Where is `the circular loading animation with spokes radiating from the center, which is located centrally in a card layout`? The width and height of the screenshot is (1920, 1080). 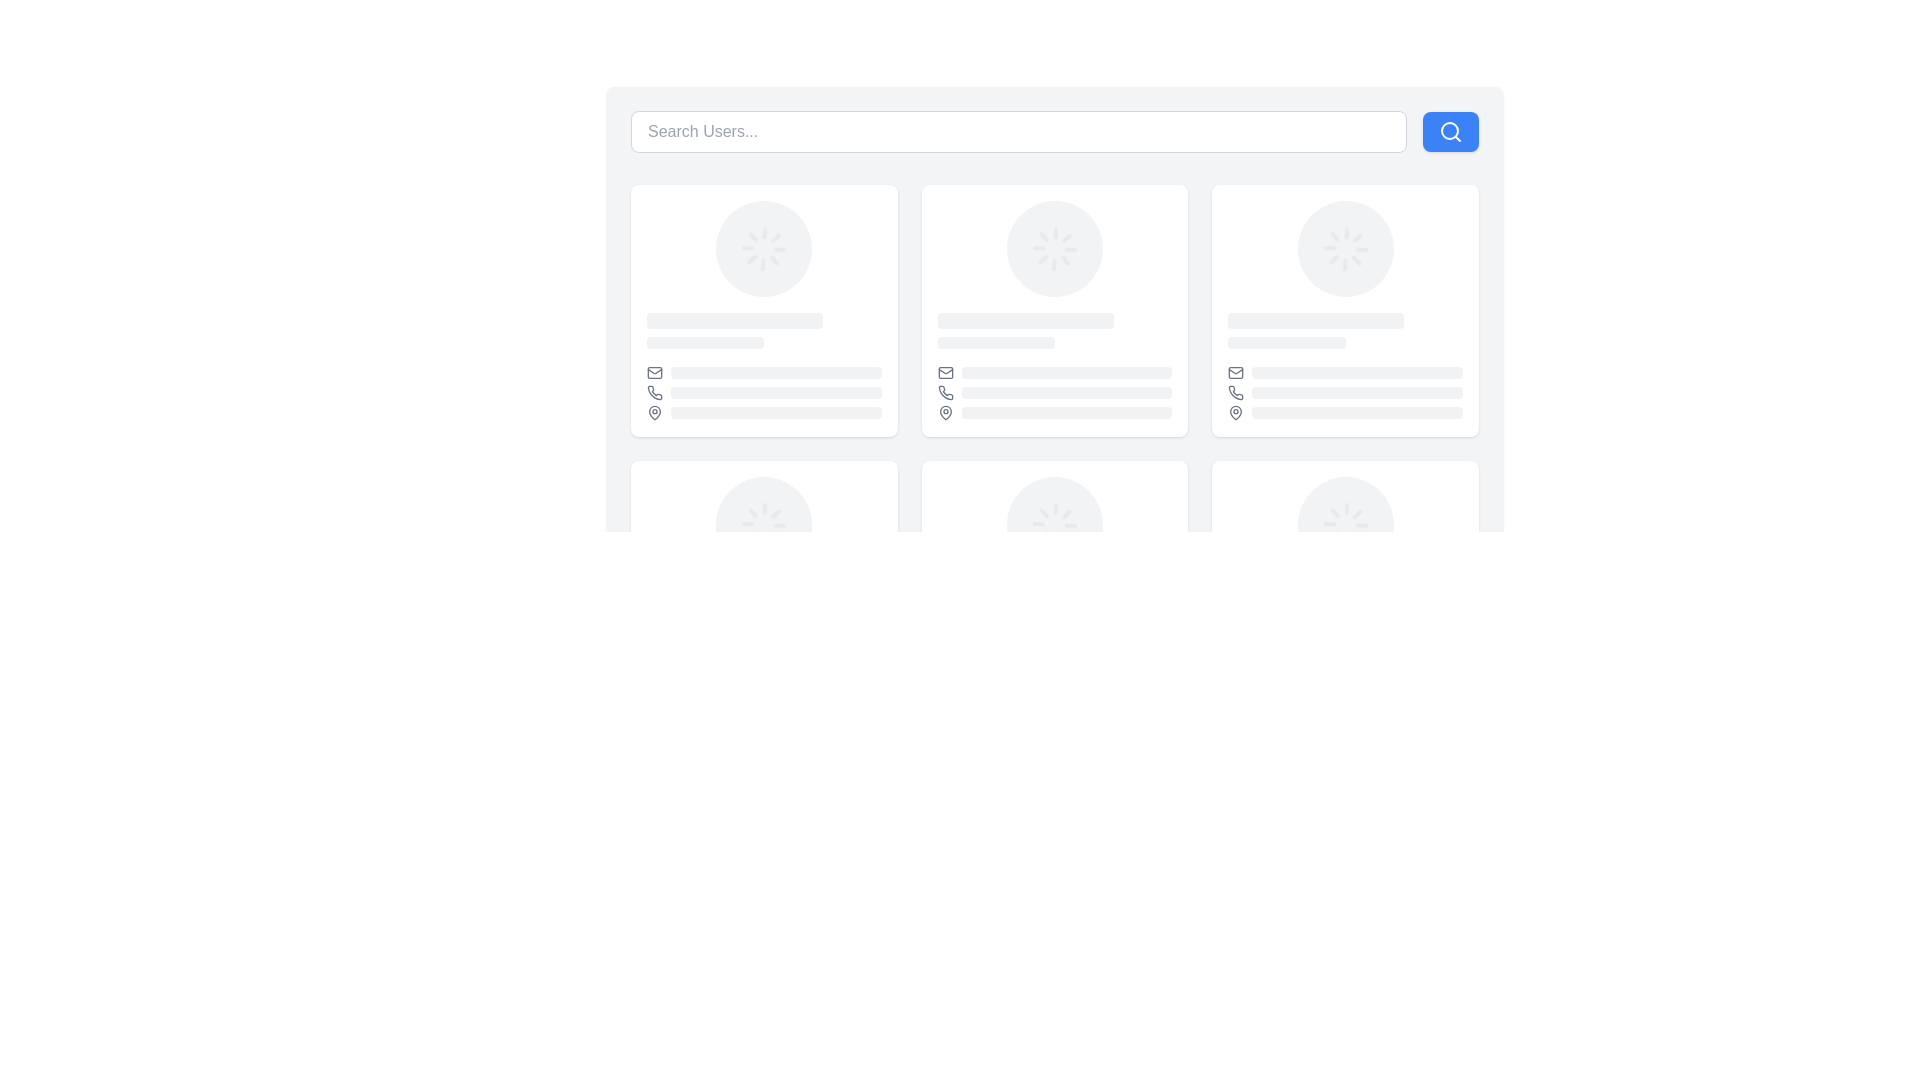 the circular loading animation with spokes radiating from the center, which is located centrally in a card layout is located at coordinates (1054, 523).